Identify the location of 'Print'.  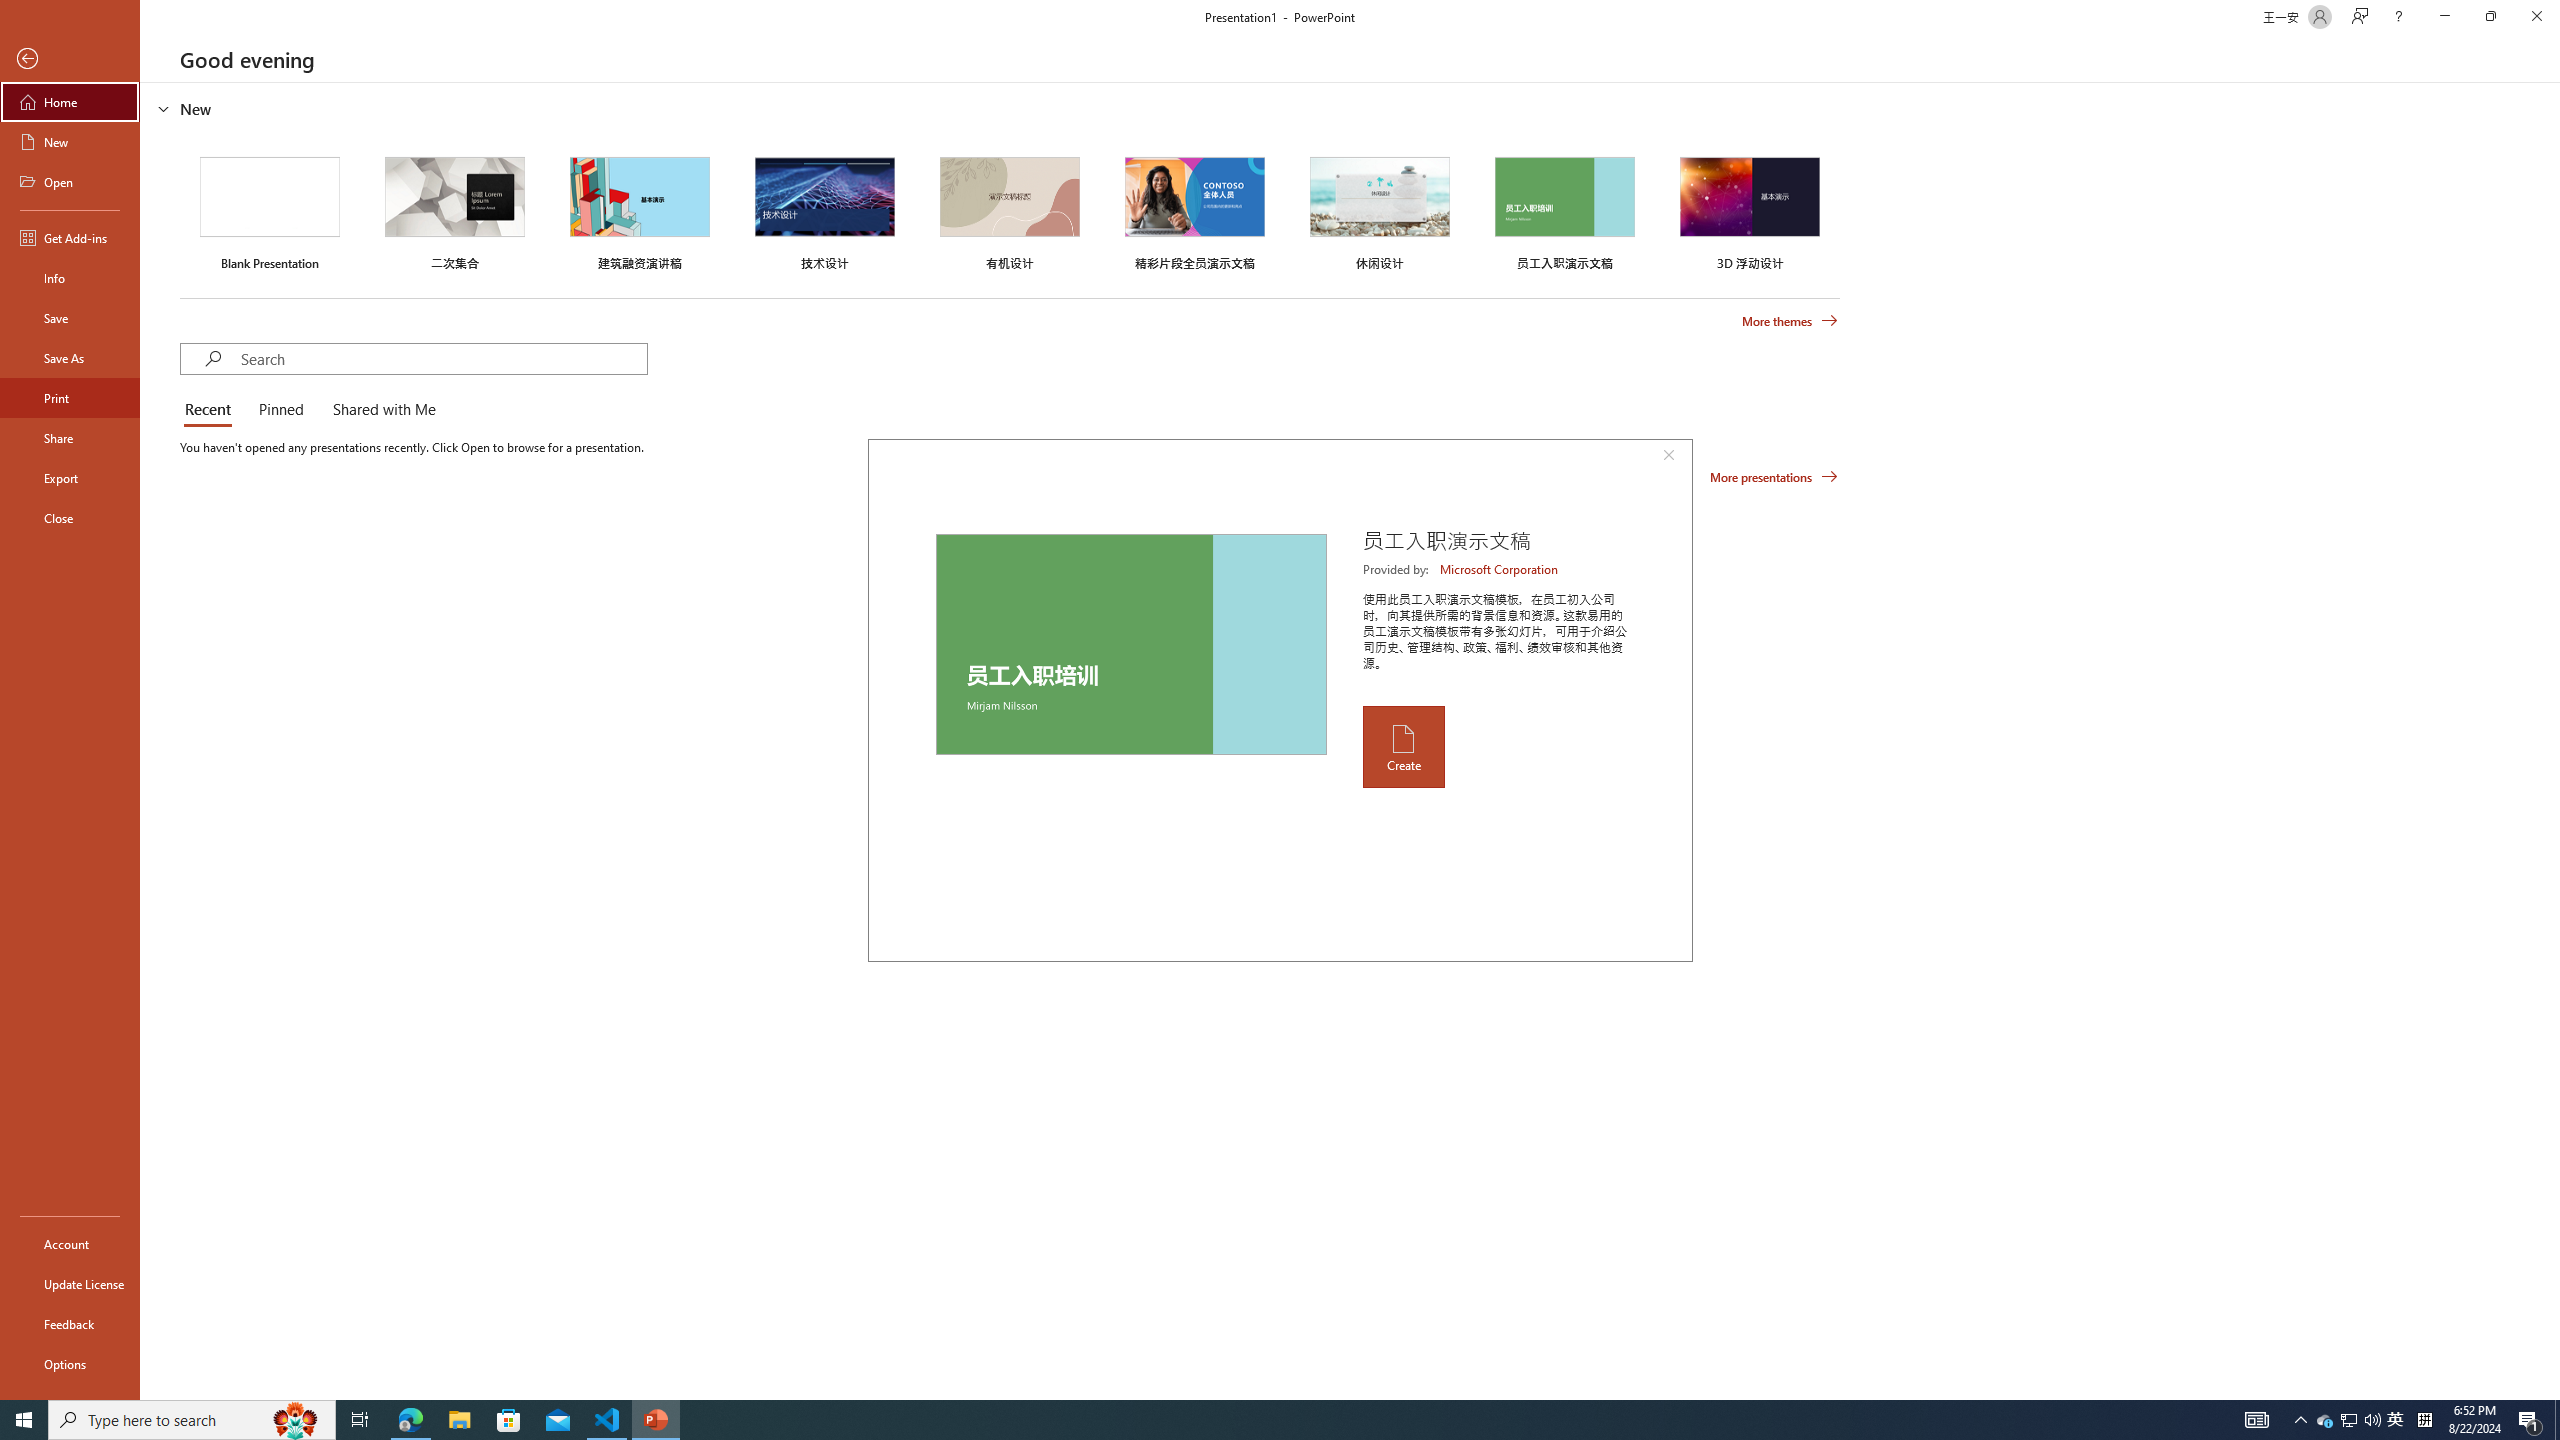
(69, 397).